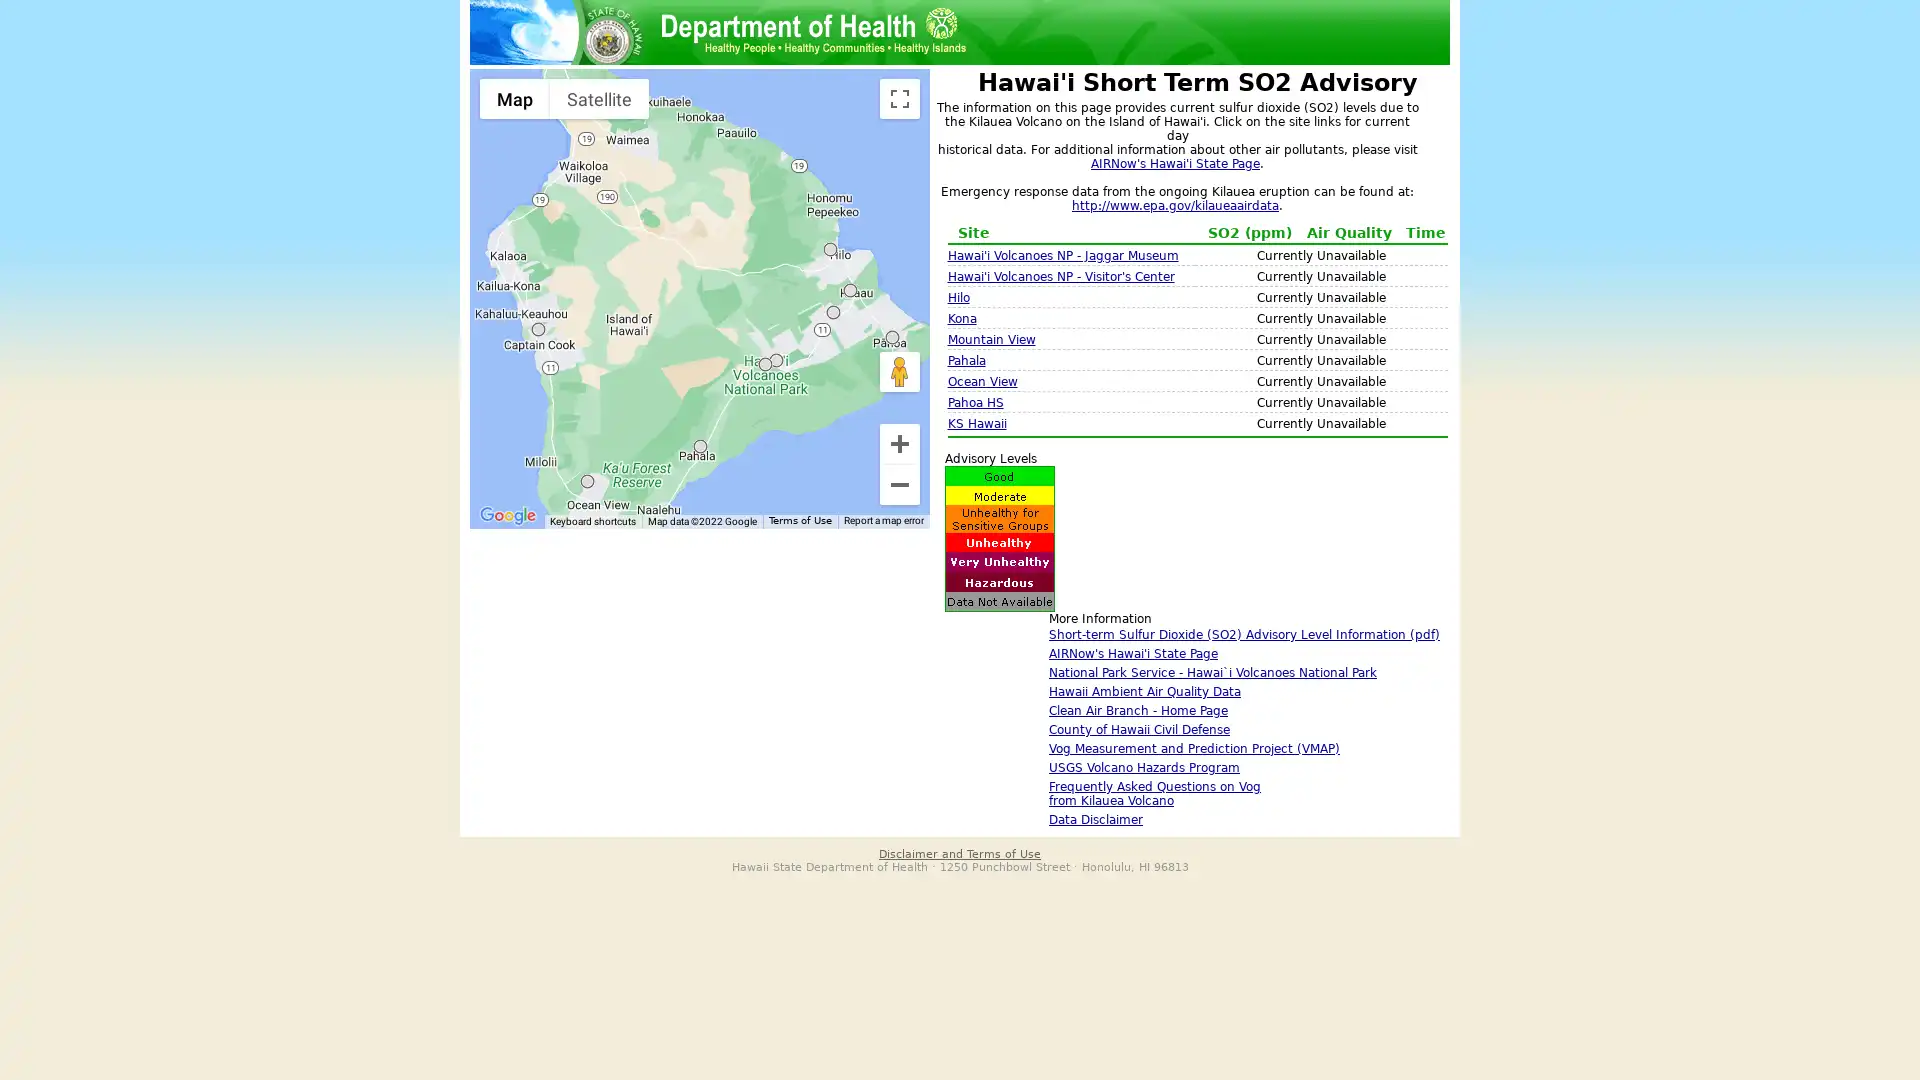 The height and width of the screenshot is (1080, 1920). Describe the element at coordinates (891, 336) in the screenshot. I see `PAHOA HS: No Data` at that location.